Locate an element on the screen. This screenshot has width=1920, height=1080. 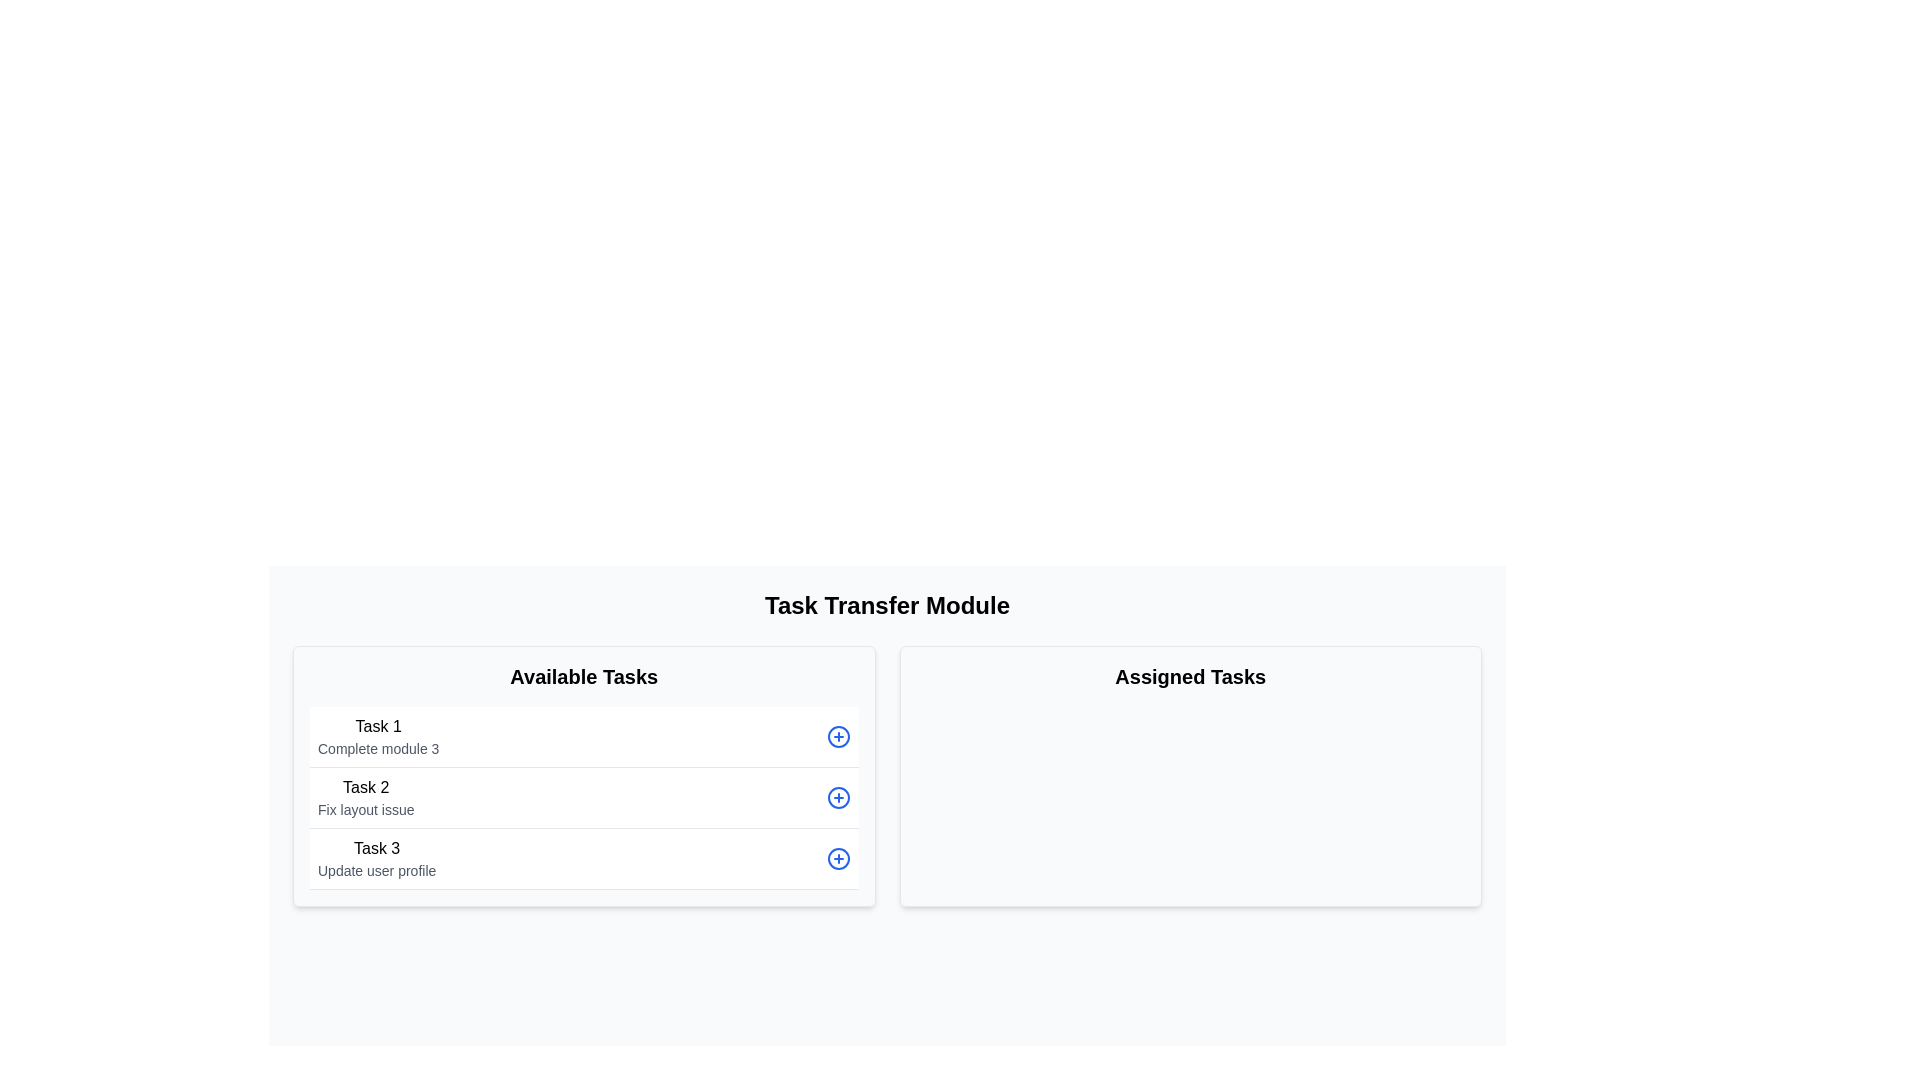
the 'Task 2' text label in the 'Available Tasks' section, which serves as a header for the list item above the description 'Fix layout issue' is located at coordinates (366, 786).